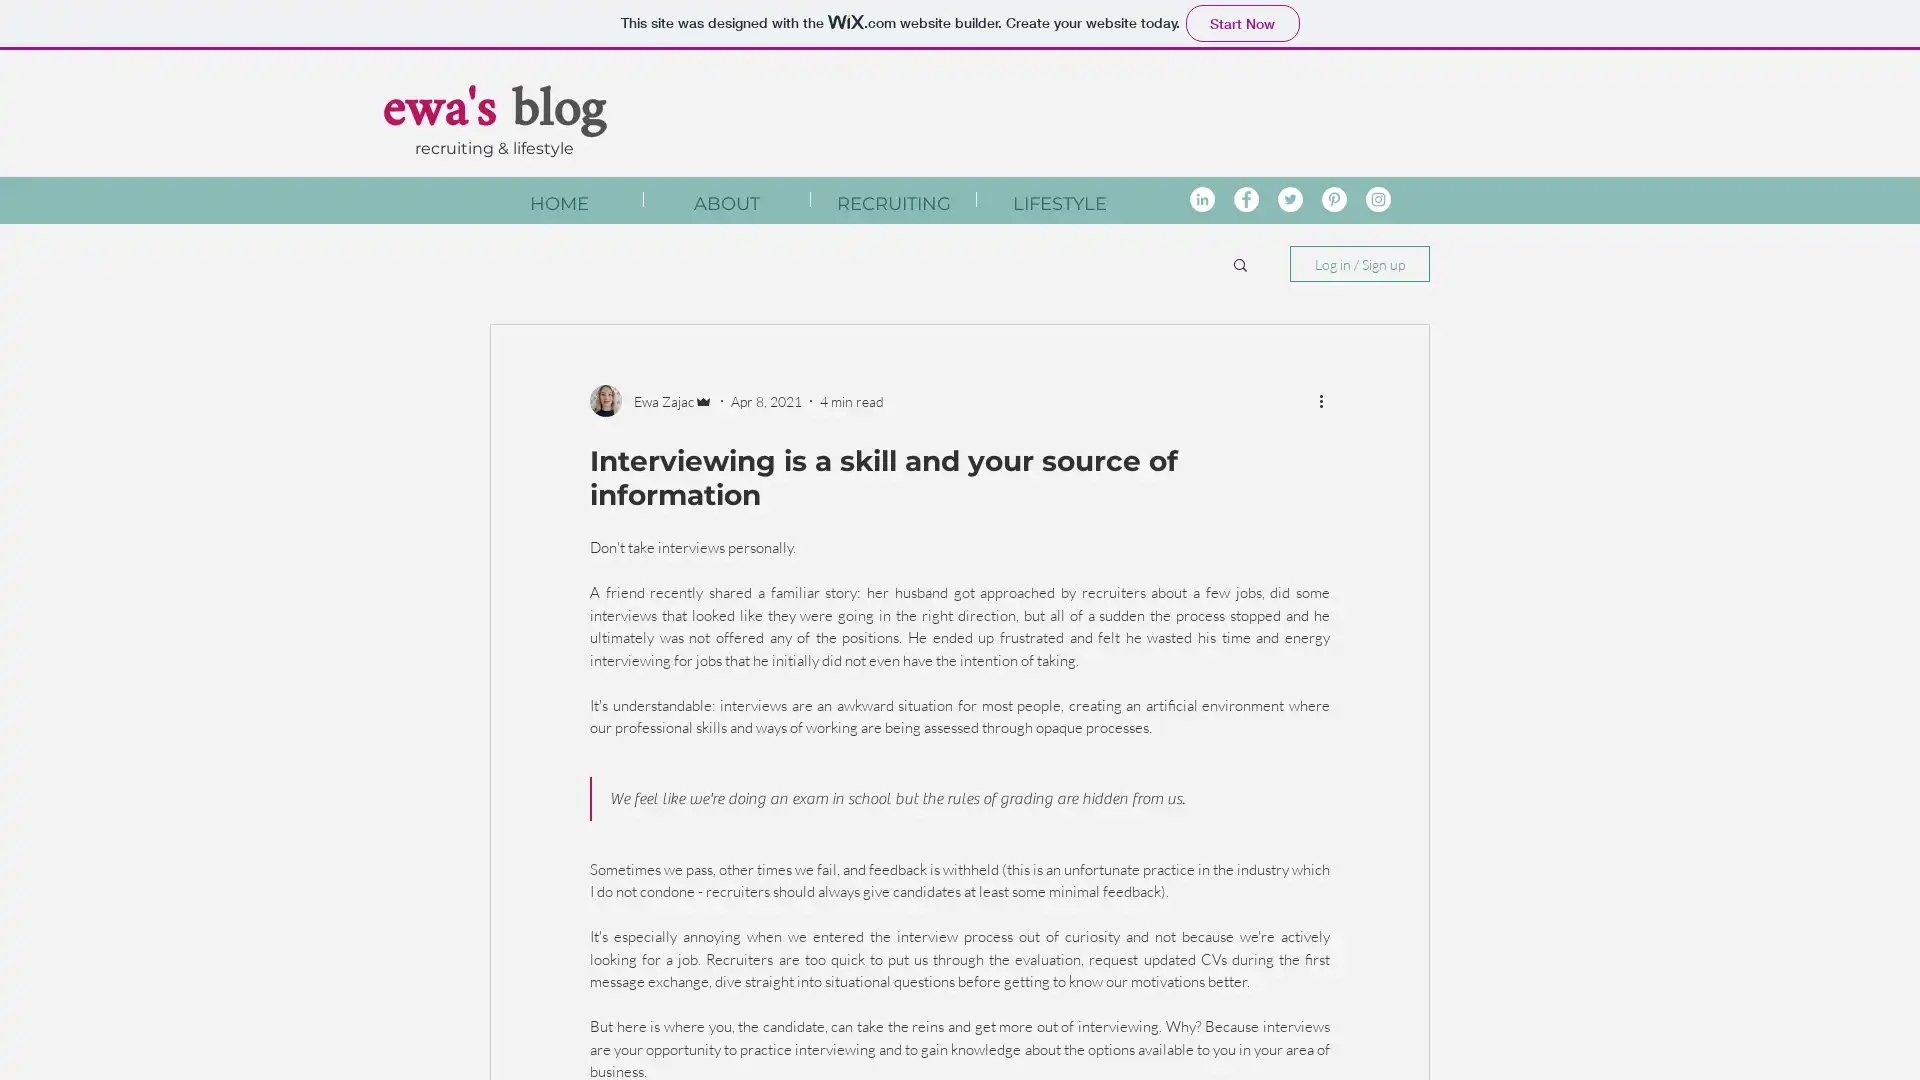  What do you see at coordinates (1327, 400) in the screenshot?
I see `More actions` at bounding box center [1327, 400].